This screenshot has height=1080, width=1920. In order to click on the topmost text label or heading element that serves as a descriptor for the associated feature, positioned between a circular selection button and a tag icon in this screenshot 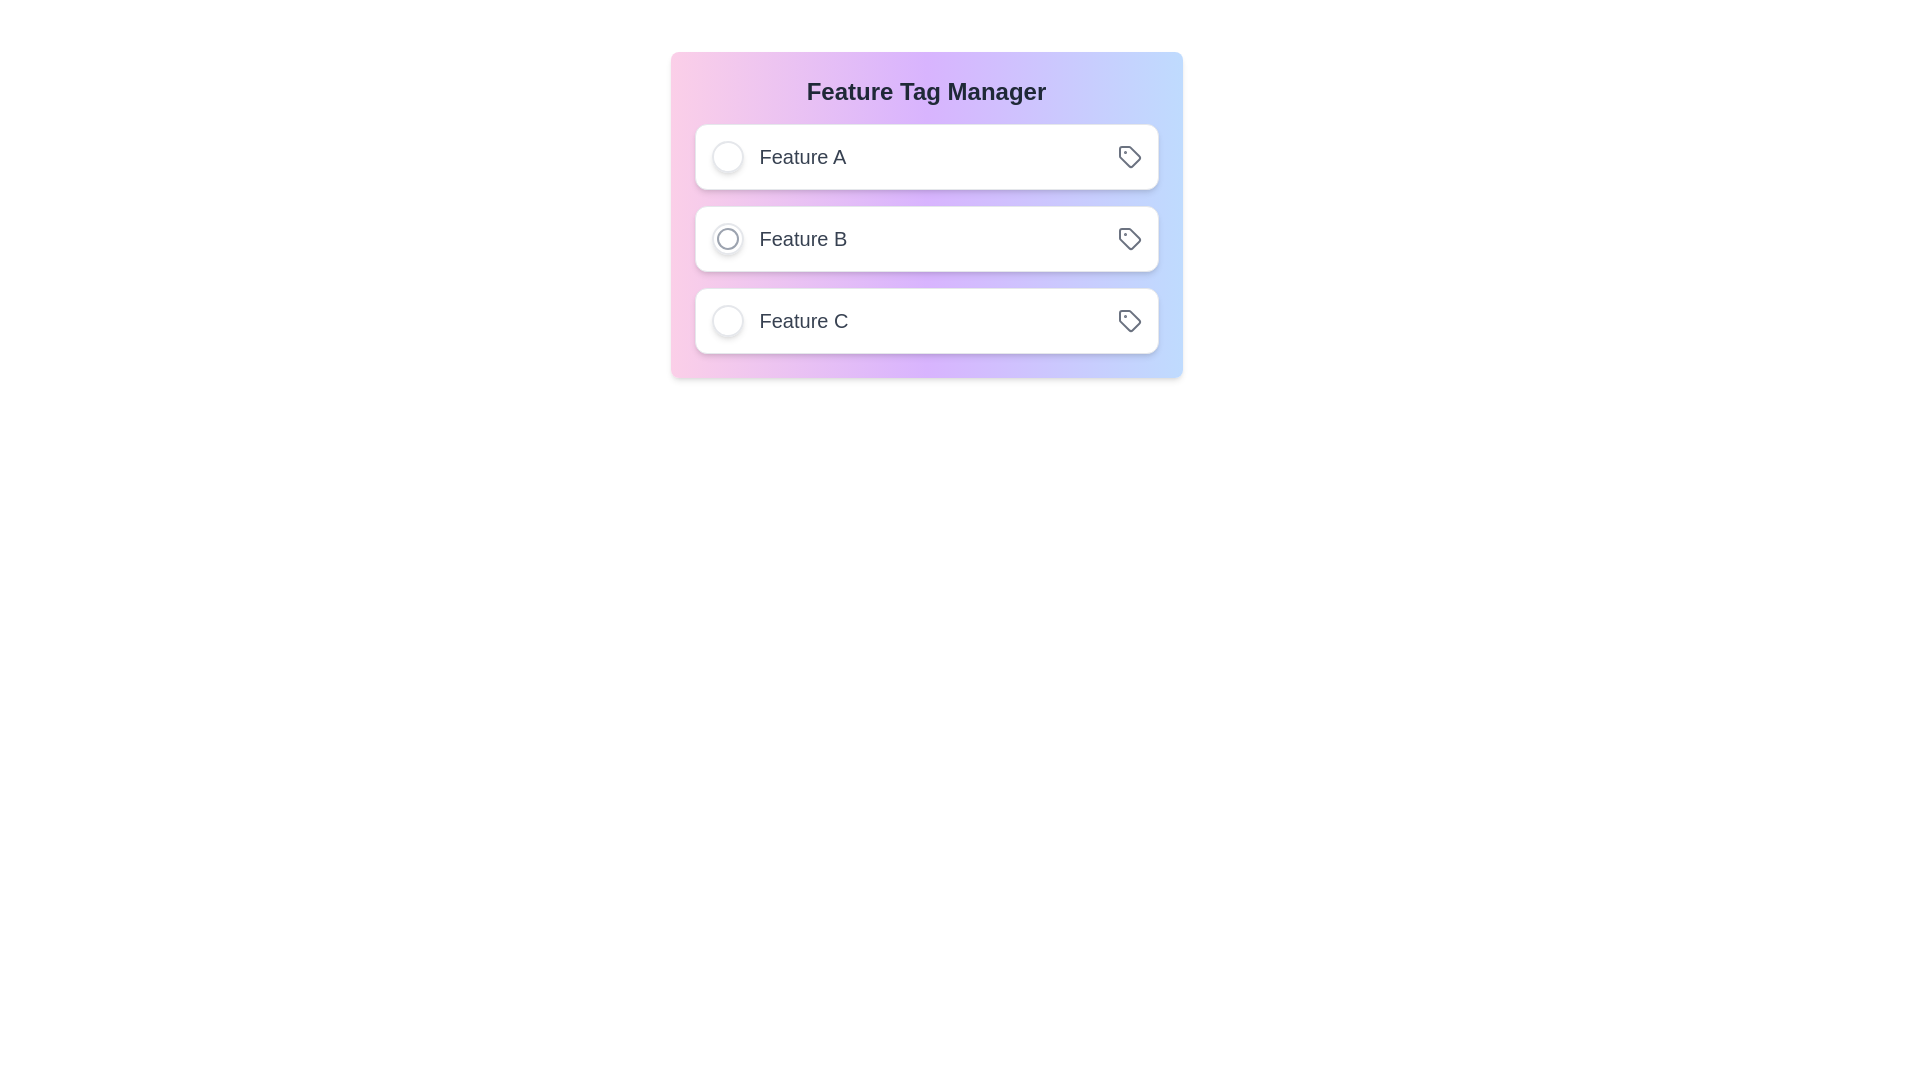, I will do `click(802, 156)`.